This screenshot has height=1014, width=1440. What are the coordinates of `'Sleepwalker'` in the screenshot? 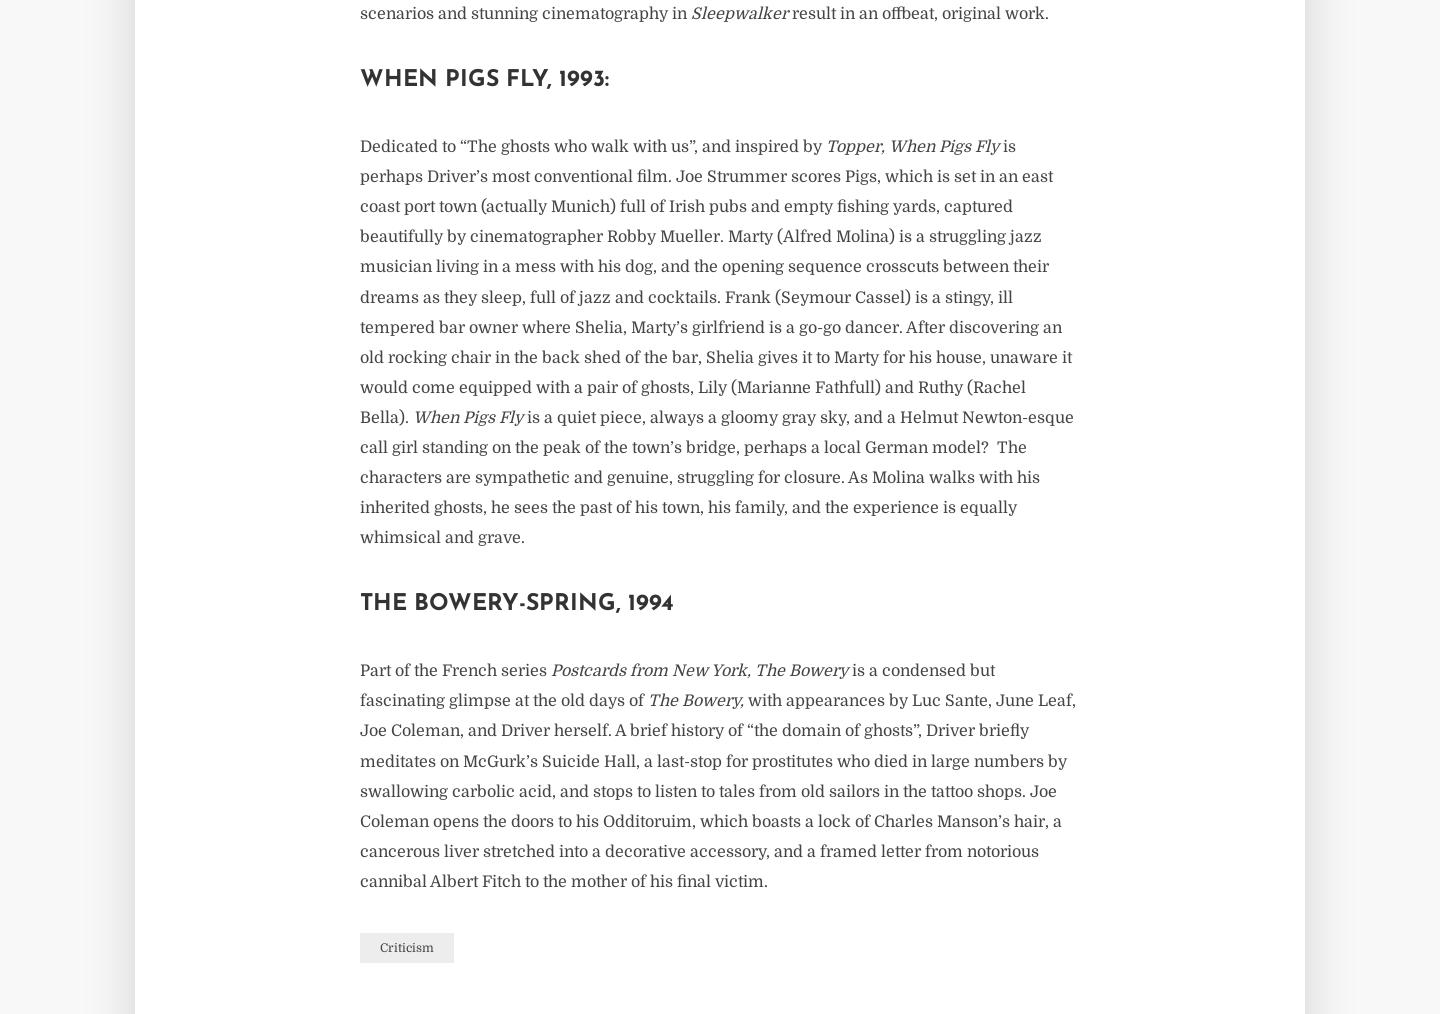 It's located at (738, 12).